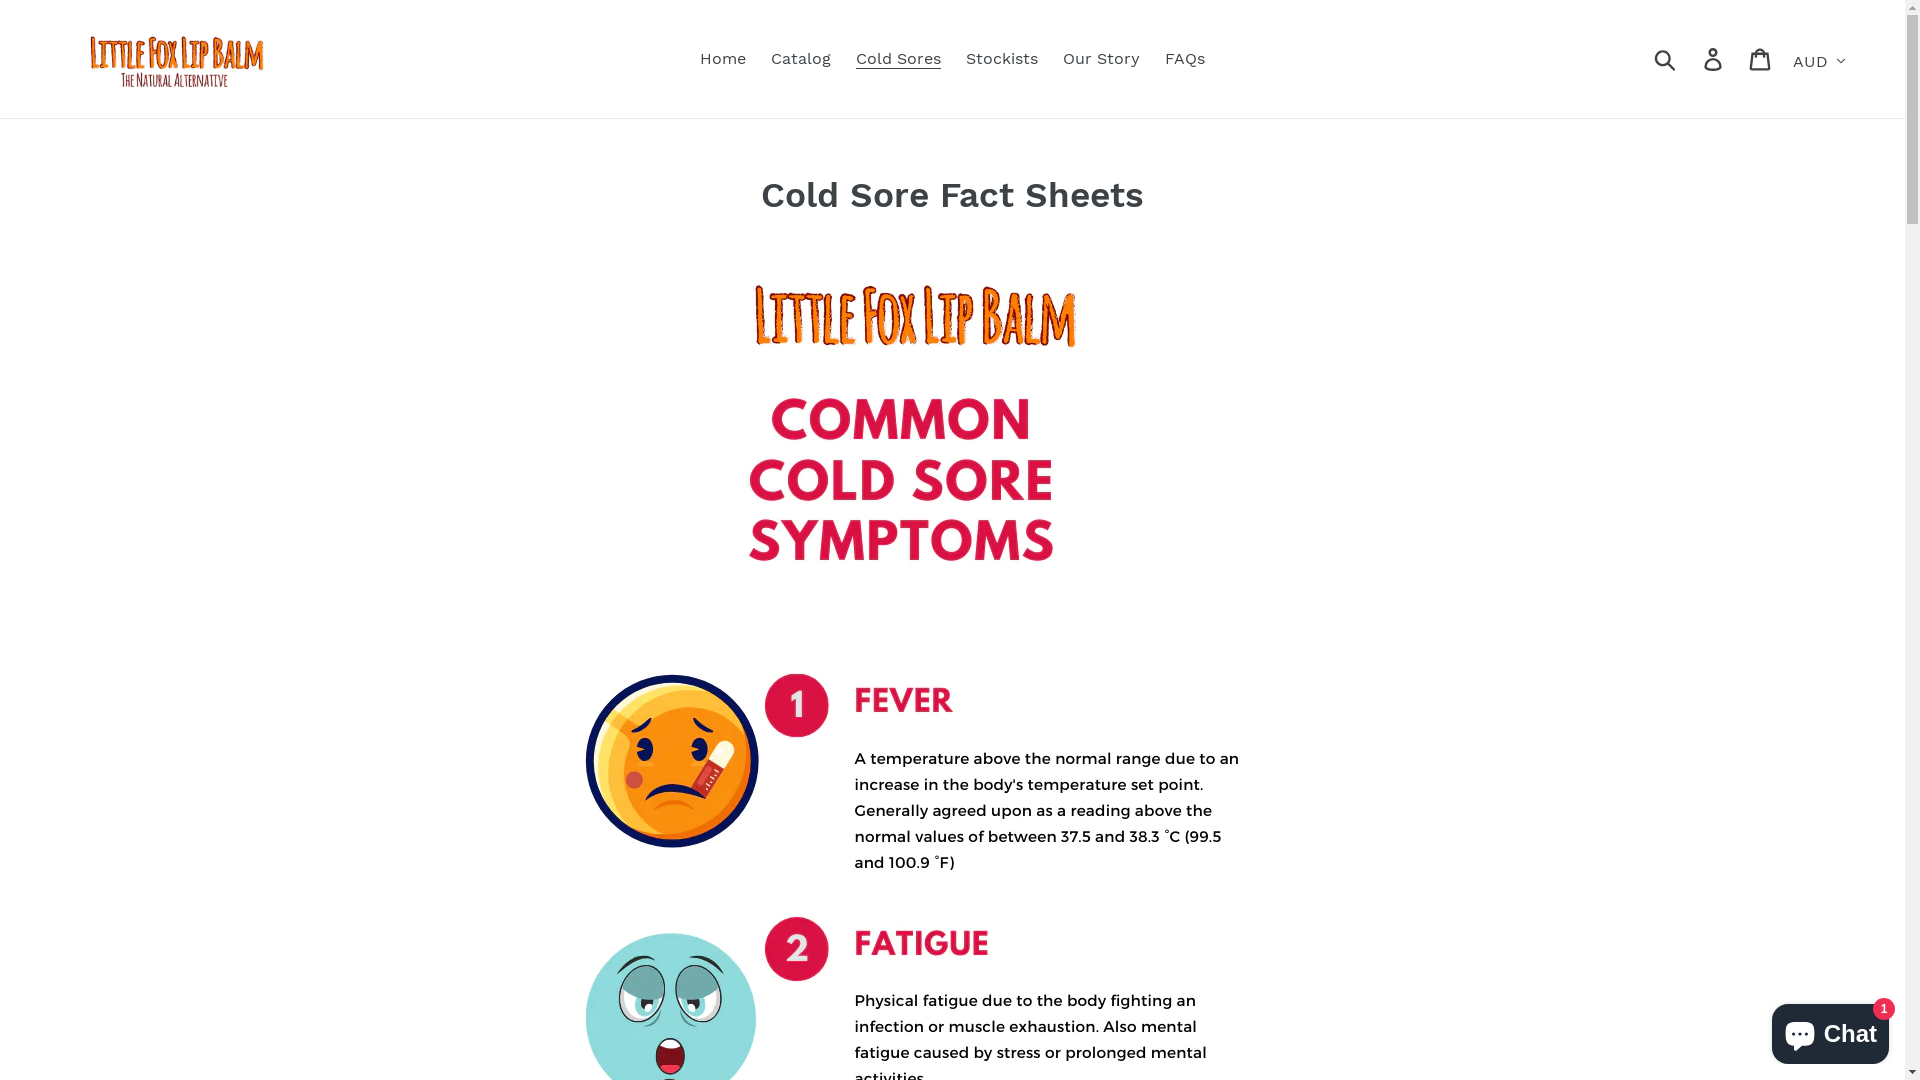 Image resolution: width=1920 pixels, height=1080 pixels. Describe the element at coordinates (1051, 57) in the screenshot. I see `'Our Story'` at that location.